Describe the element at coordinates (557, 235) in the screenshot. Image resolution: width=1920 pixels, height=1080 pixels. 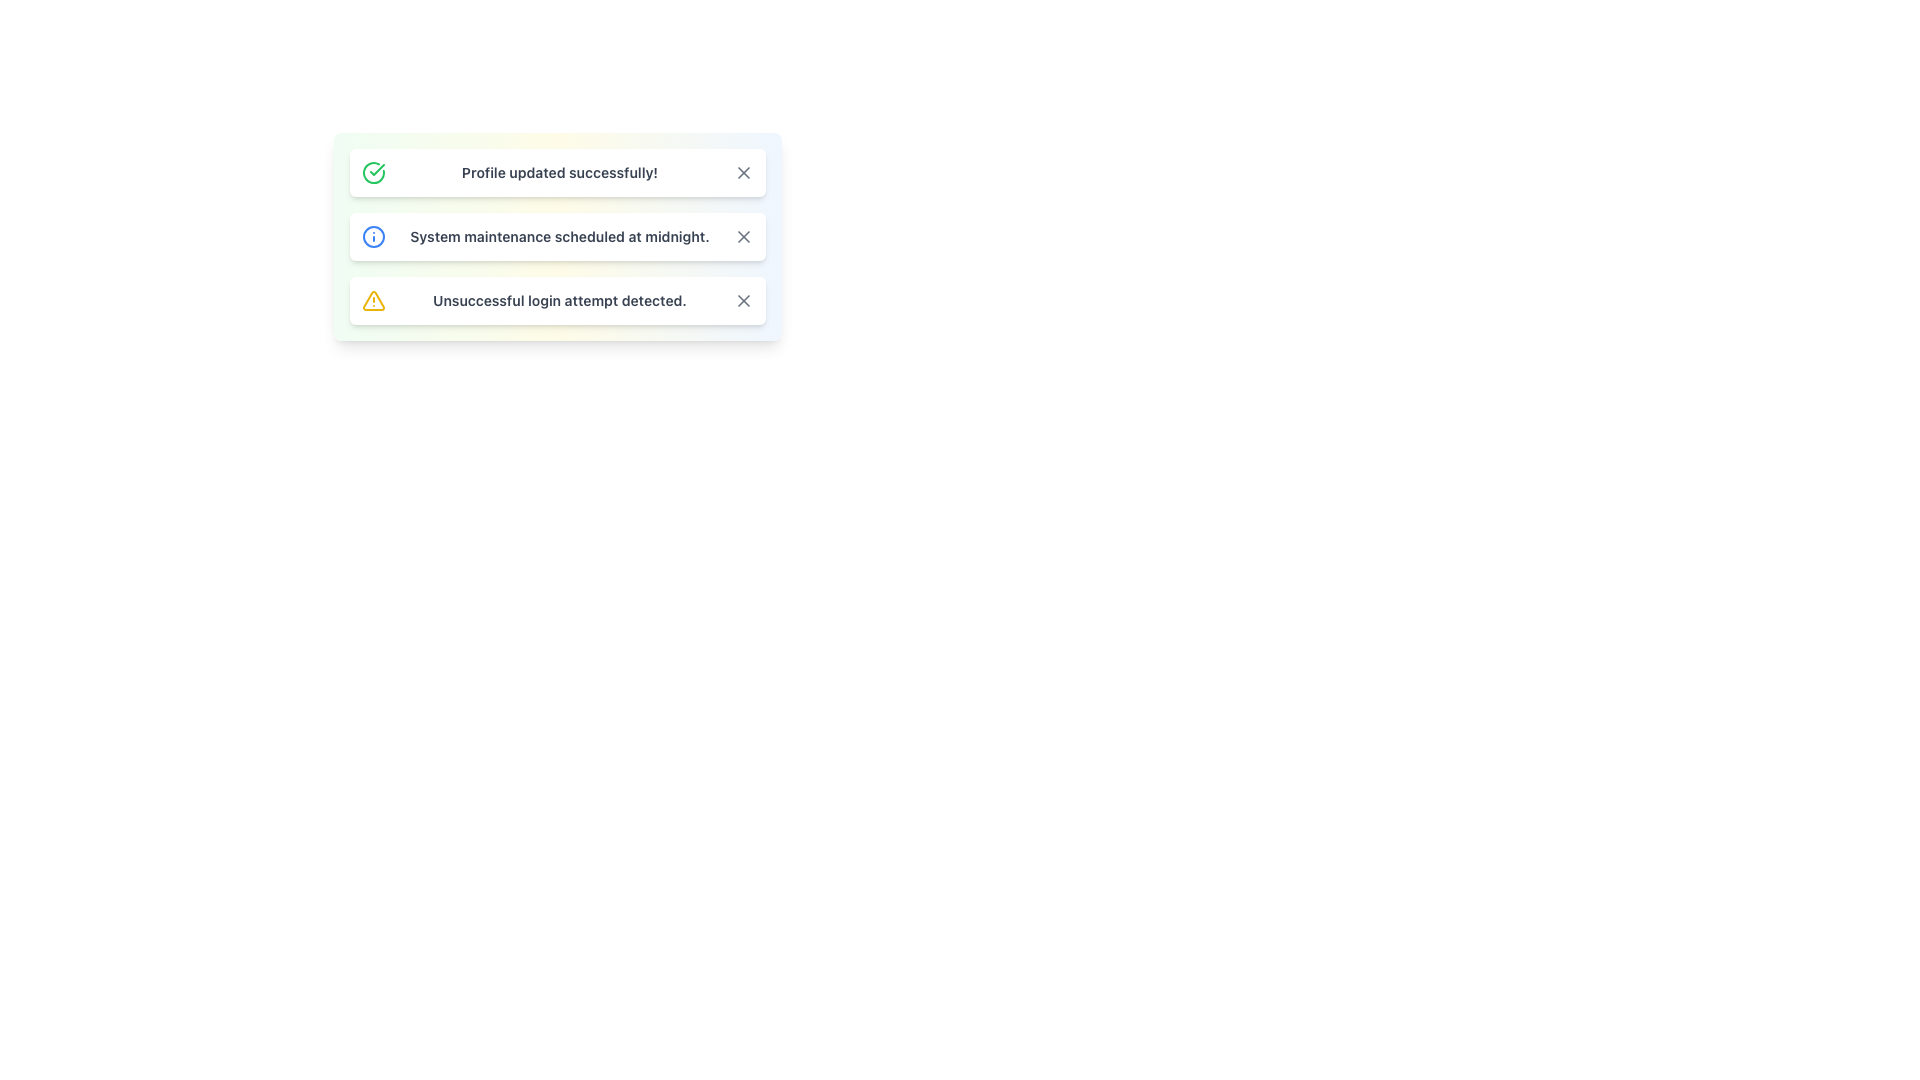
I see `text from the Notification block that informs users about system maintenance scheduled at midnight` at that location.